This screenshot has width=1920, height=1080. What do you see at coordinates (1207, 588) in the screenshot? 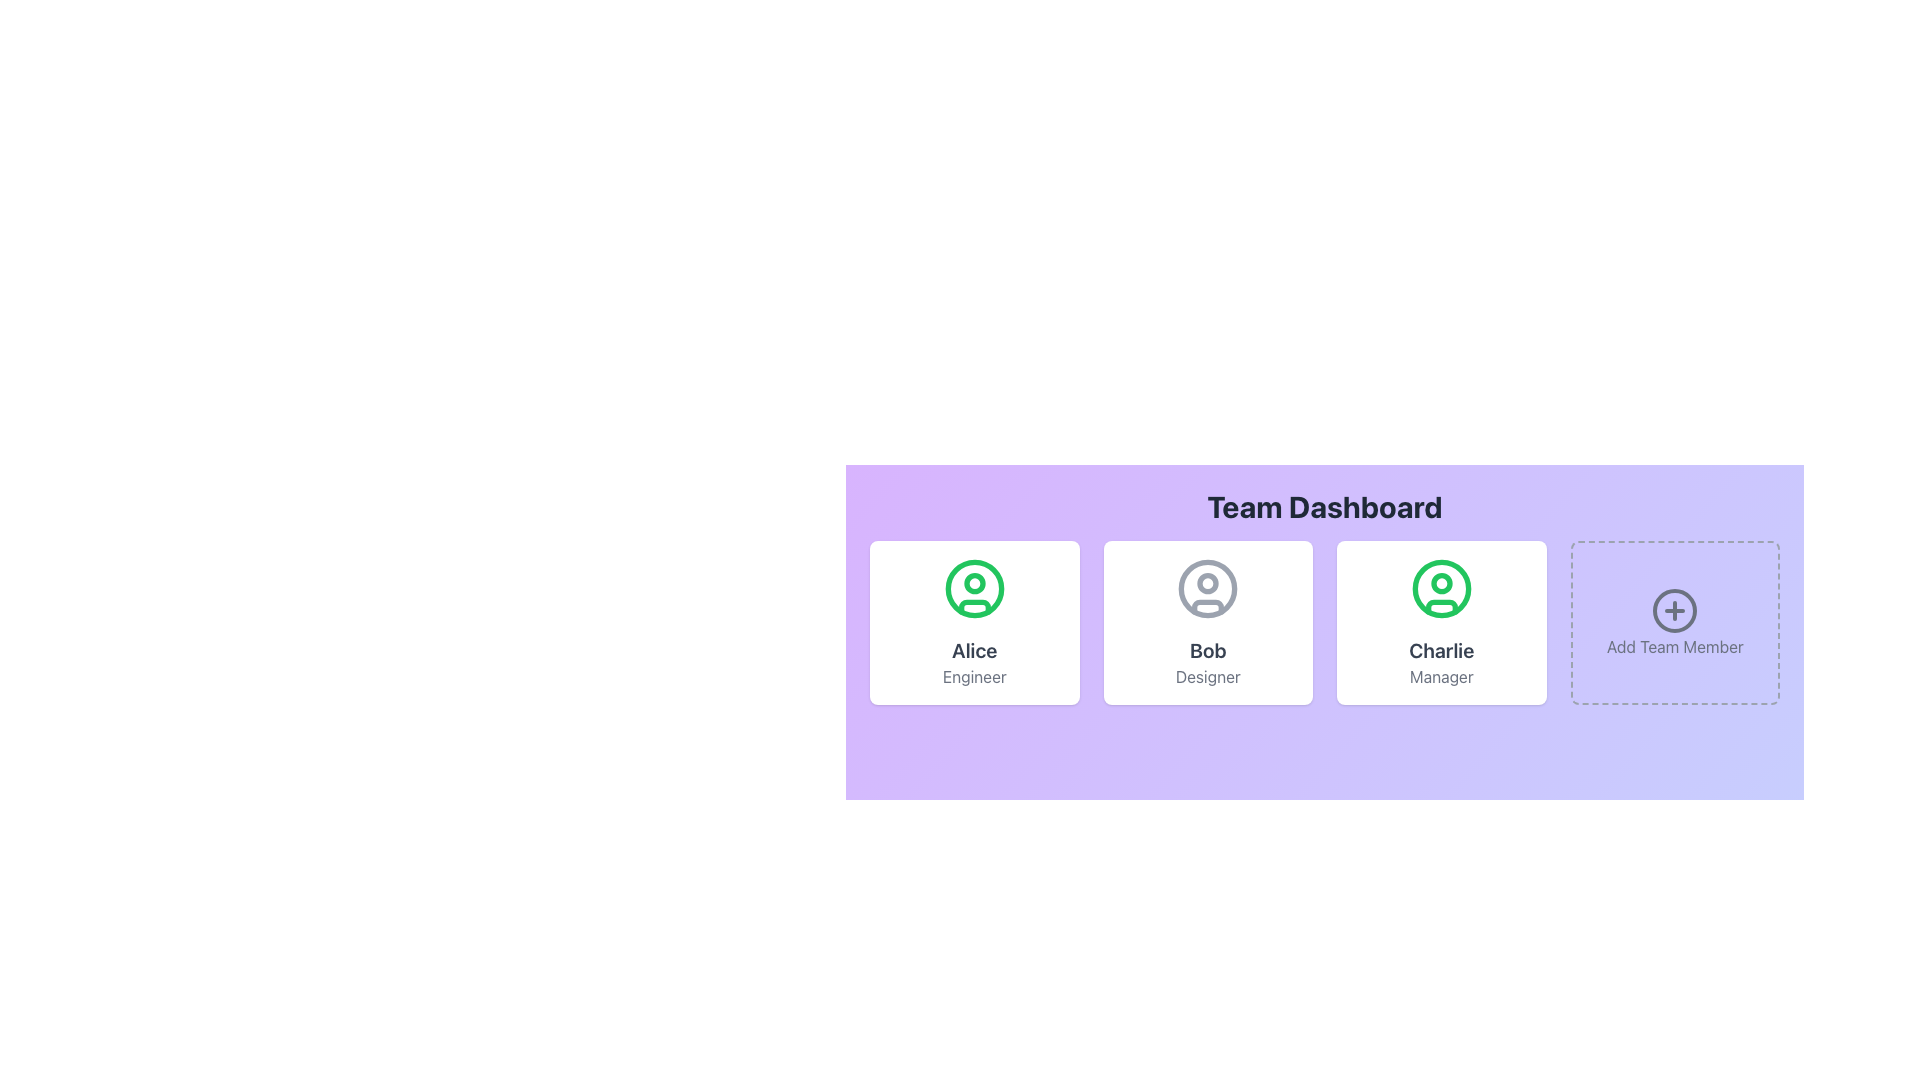
I see `the circular avatar icon with a light gray outline representing 'Bob Designer' in the second team member card on the Team Dashboard` at bounding box center [1207, 588].